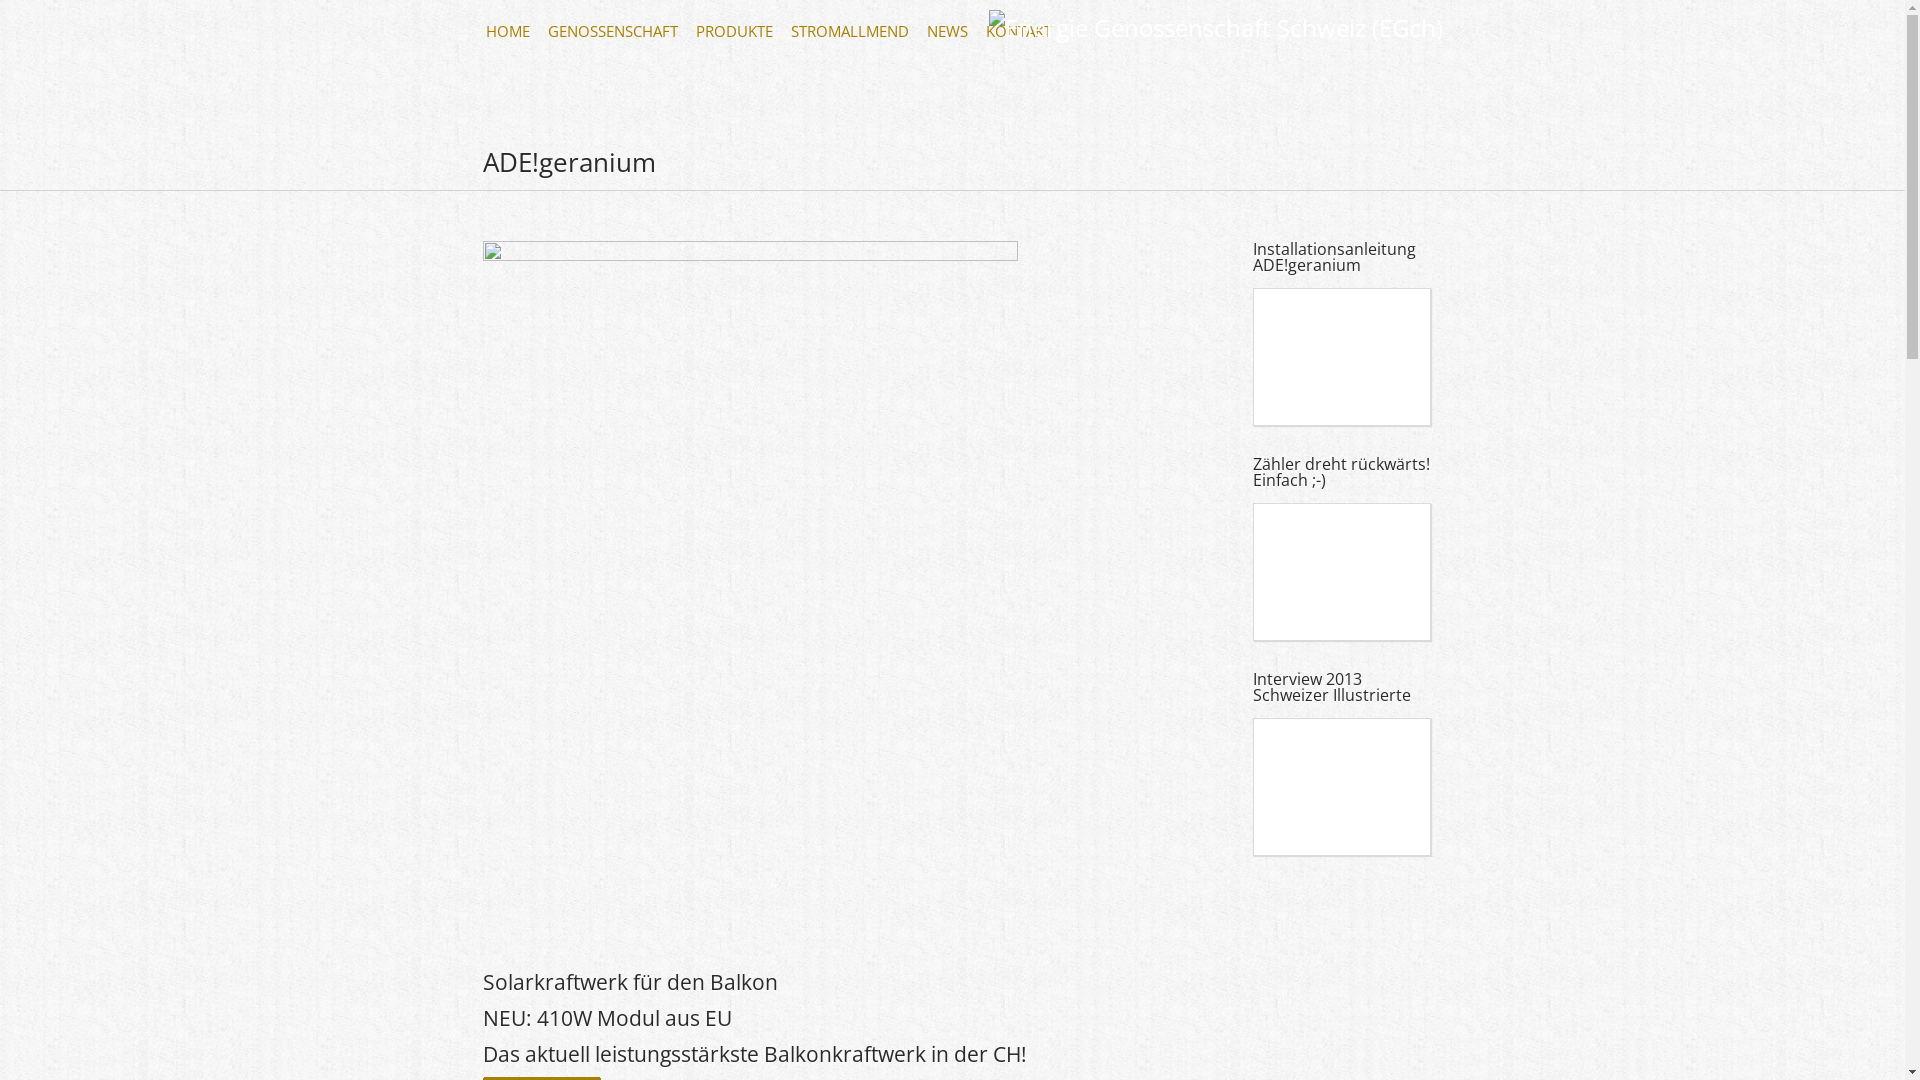  Describe the element at coordinates (1409, 798) in the screenshot. I see `'YouTube video player'` at that location.